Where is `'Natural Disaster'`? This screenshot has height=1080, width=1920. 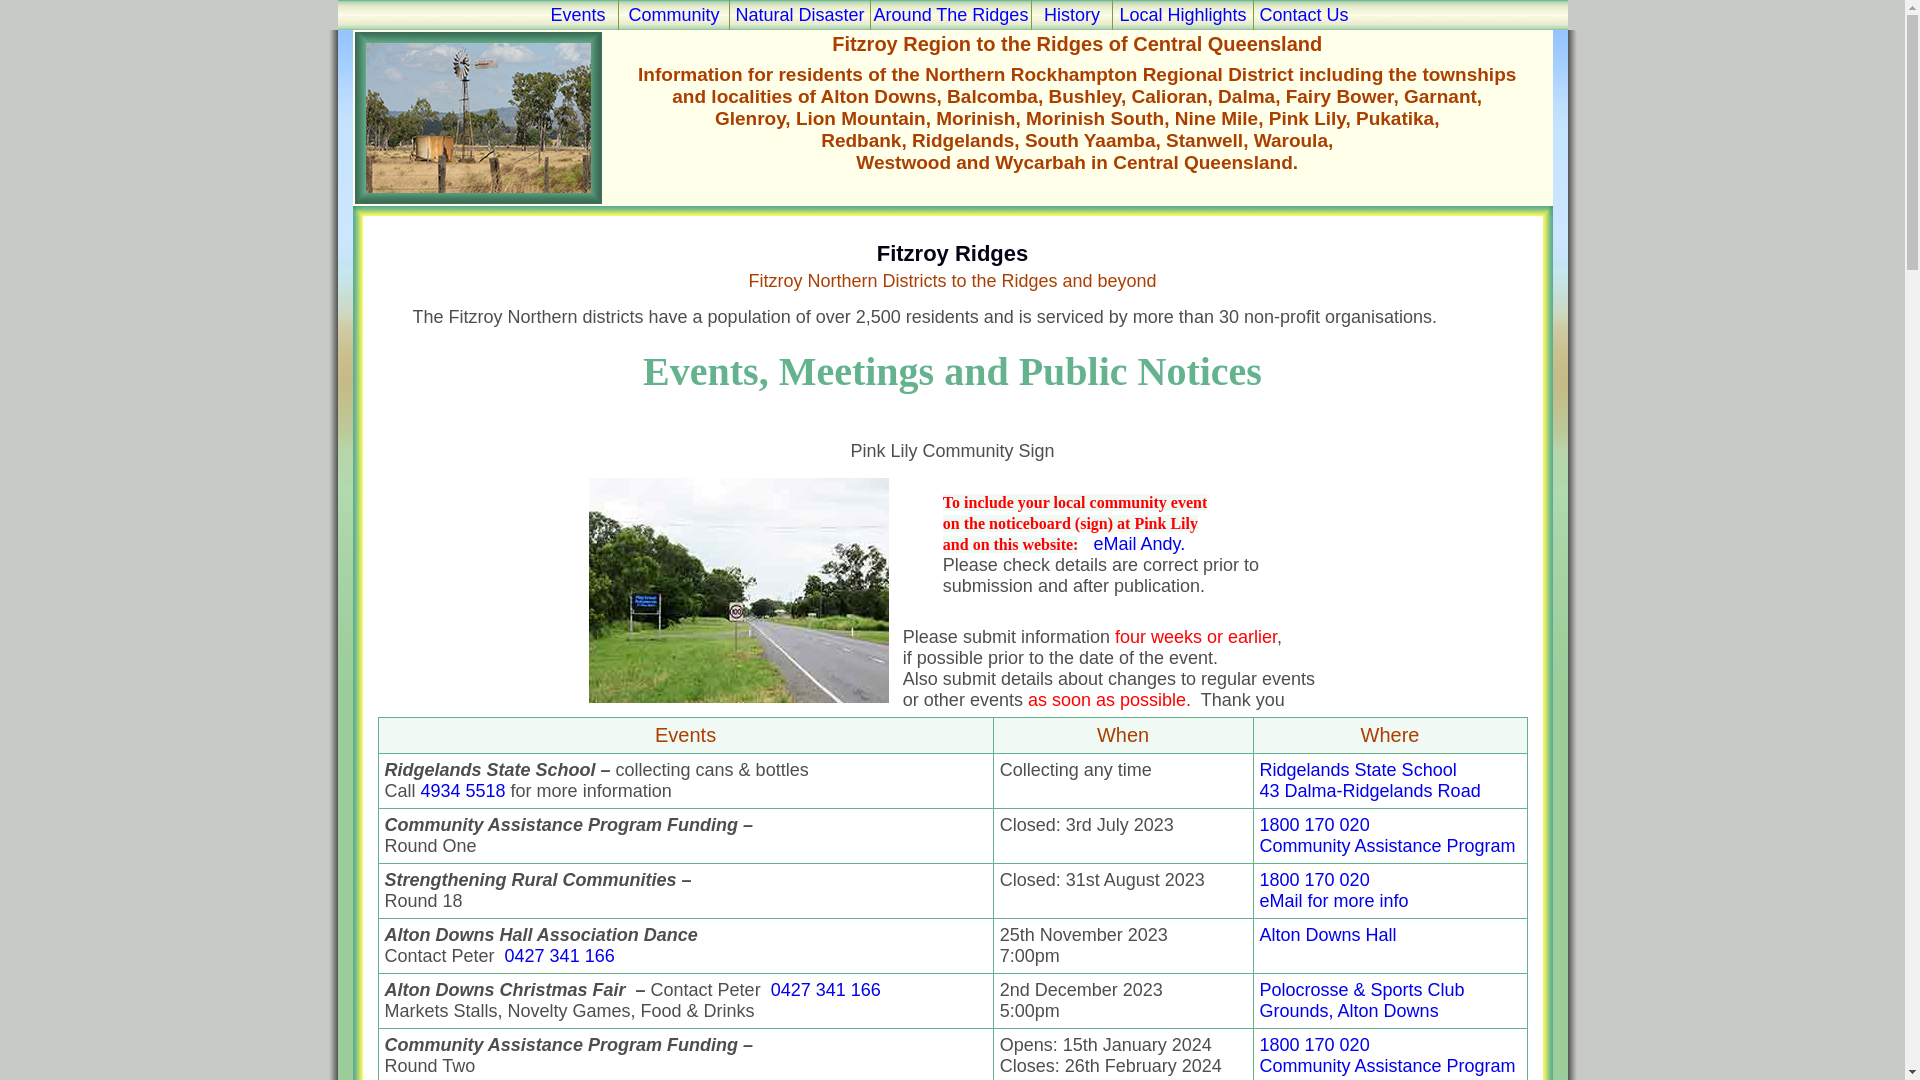
'Natural Disaster' is located at coordinates (800, 15).